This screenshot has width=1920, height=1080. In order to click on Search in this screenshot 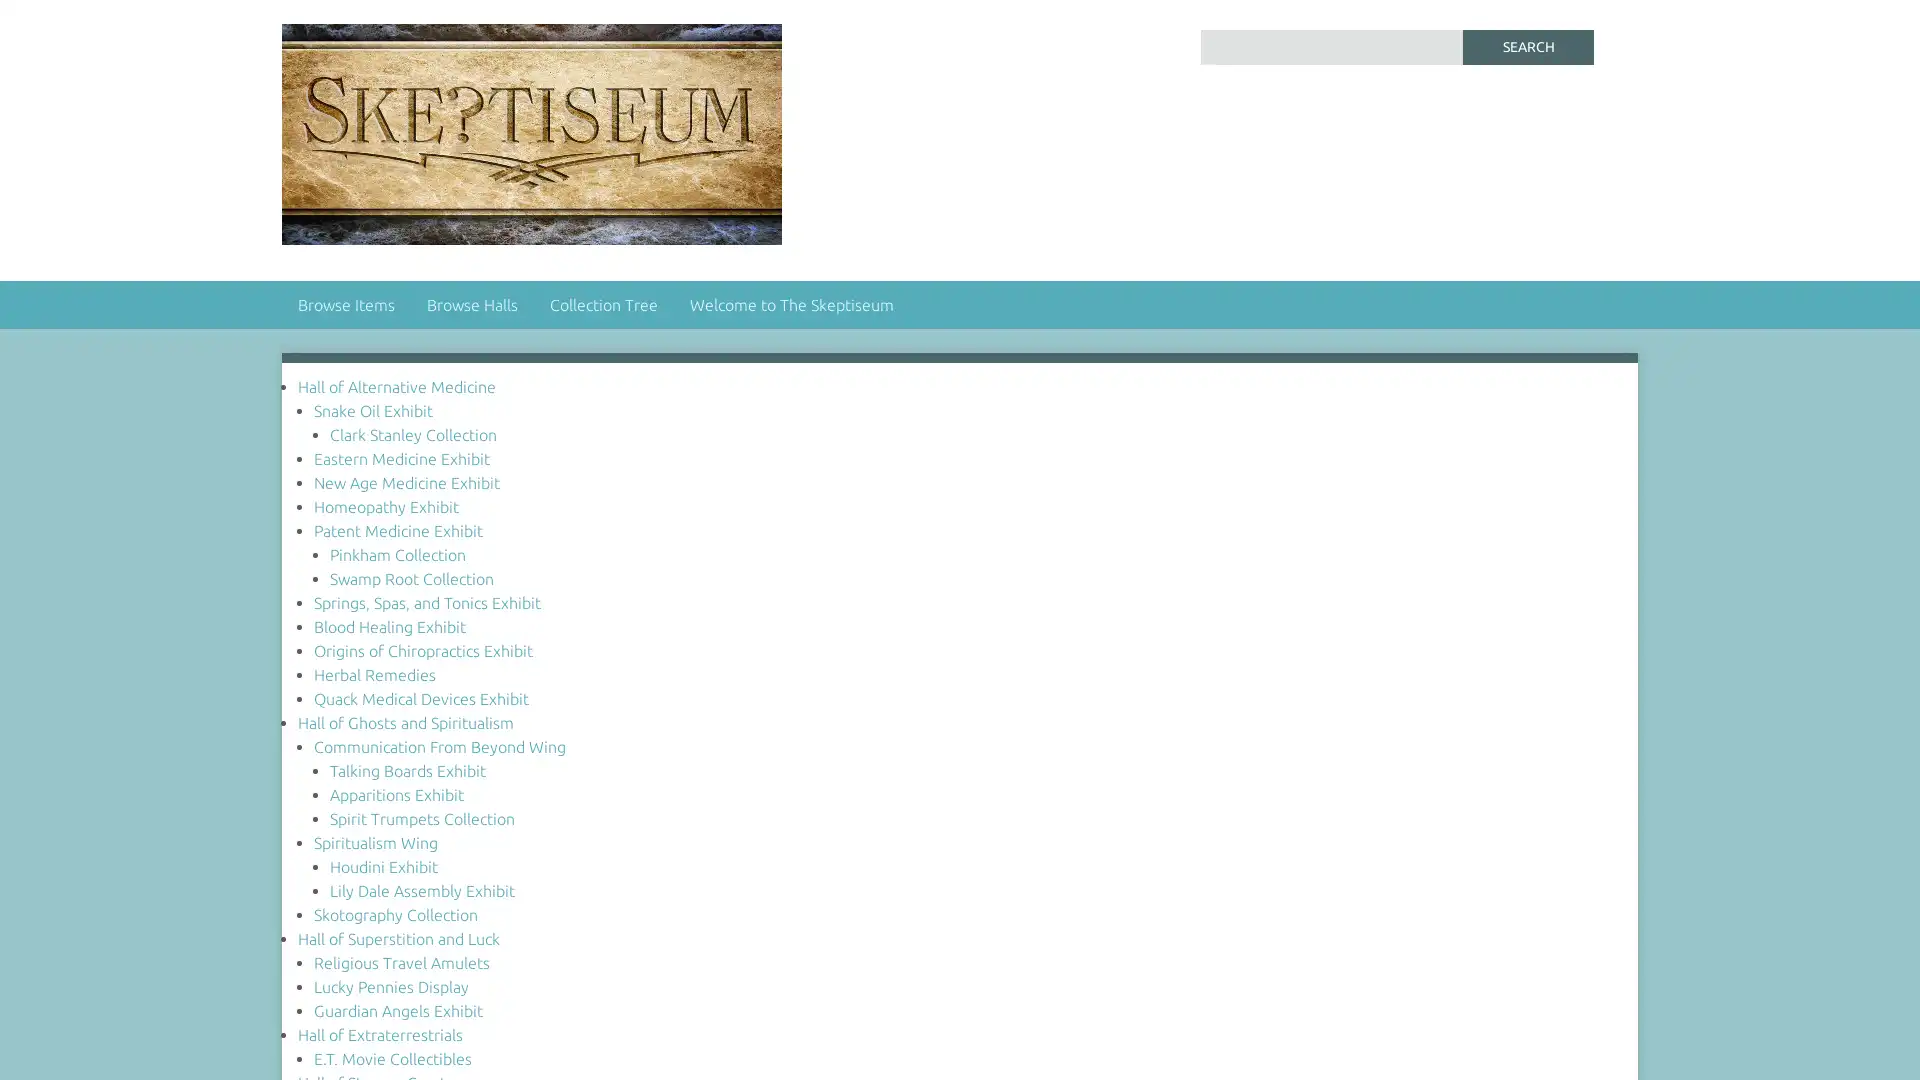, I will do `click(1526, 46)`.